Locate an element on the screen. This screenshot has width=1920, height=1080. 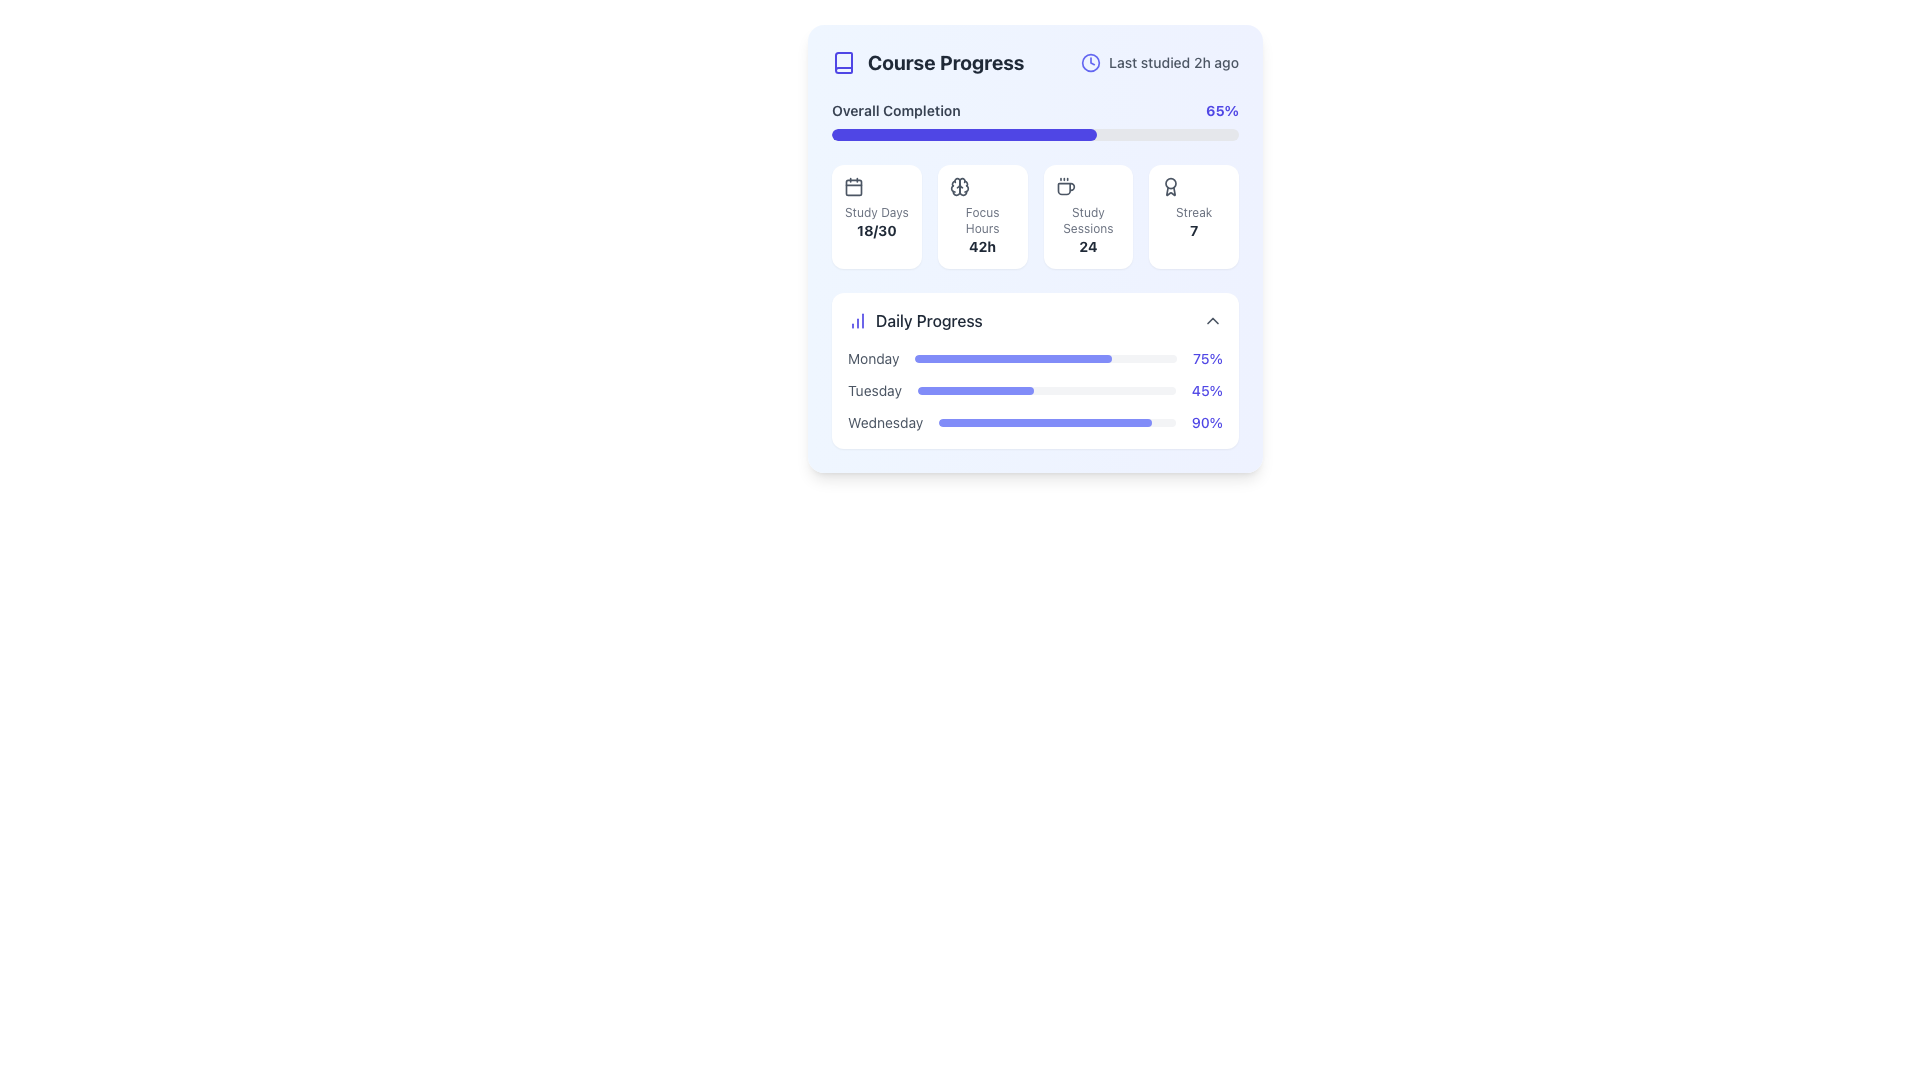
displayed text '42h' in the 'Focus Hours' label located in the second card under the 'Course Progress' section of the dashboard is located at coordinates (982, 245).